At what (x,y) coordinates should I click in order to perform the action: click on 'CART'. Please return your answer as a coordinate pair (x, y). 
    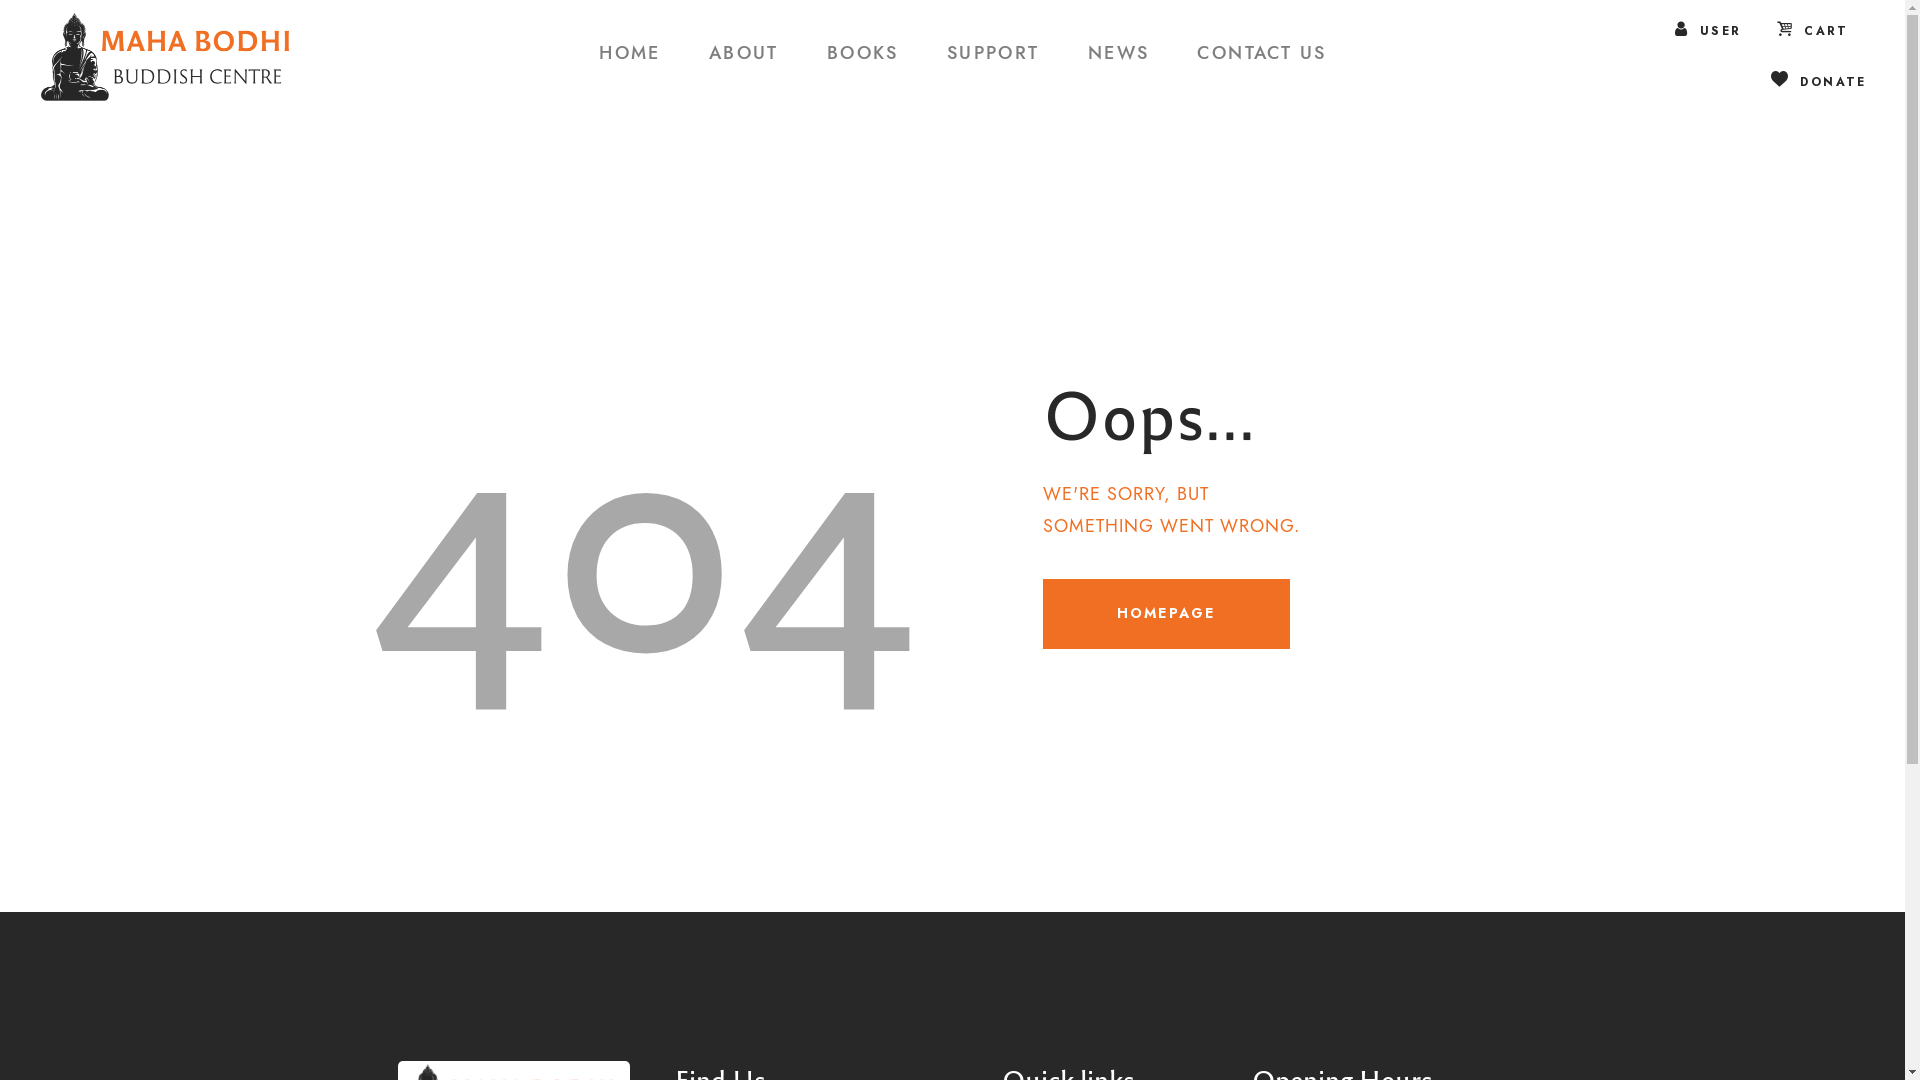
    Looking at the image, I should click on (1813, 30).